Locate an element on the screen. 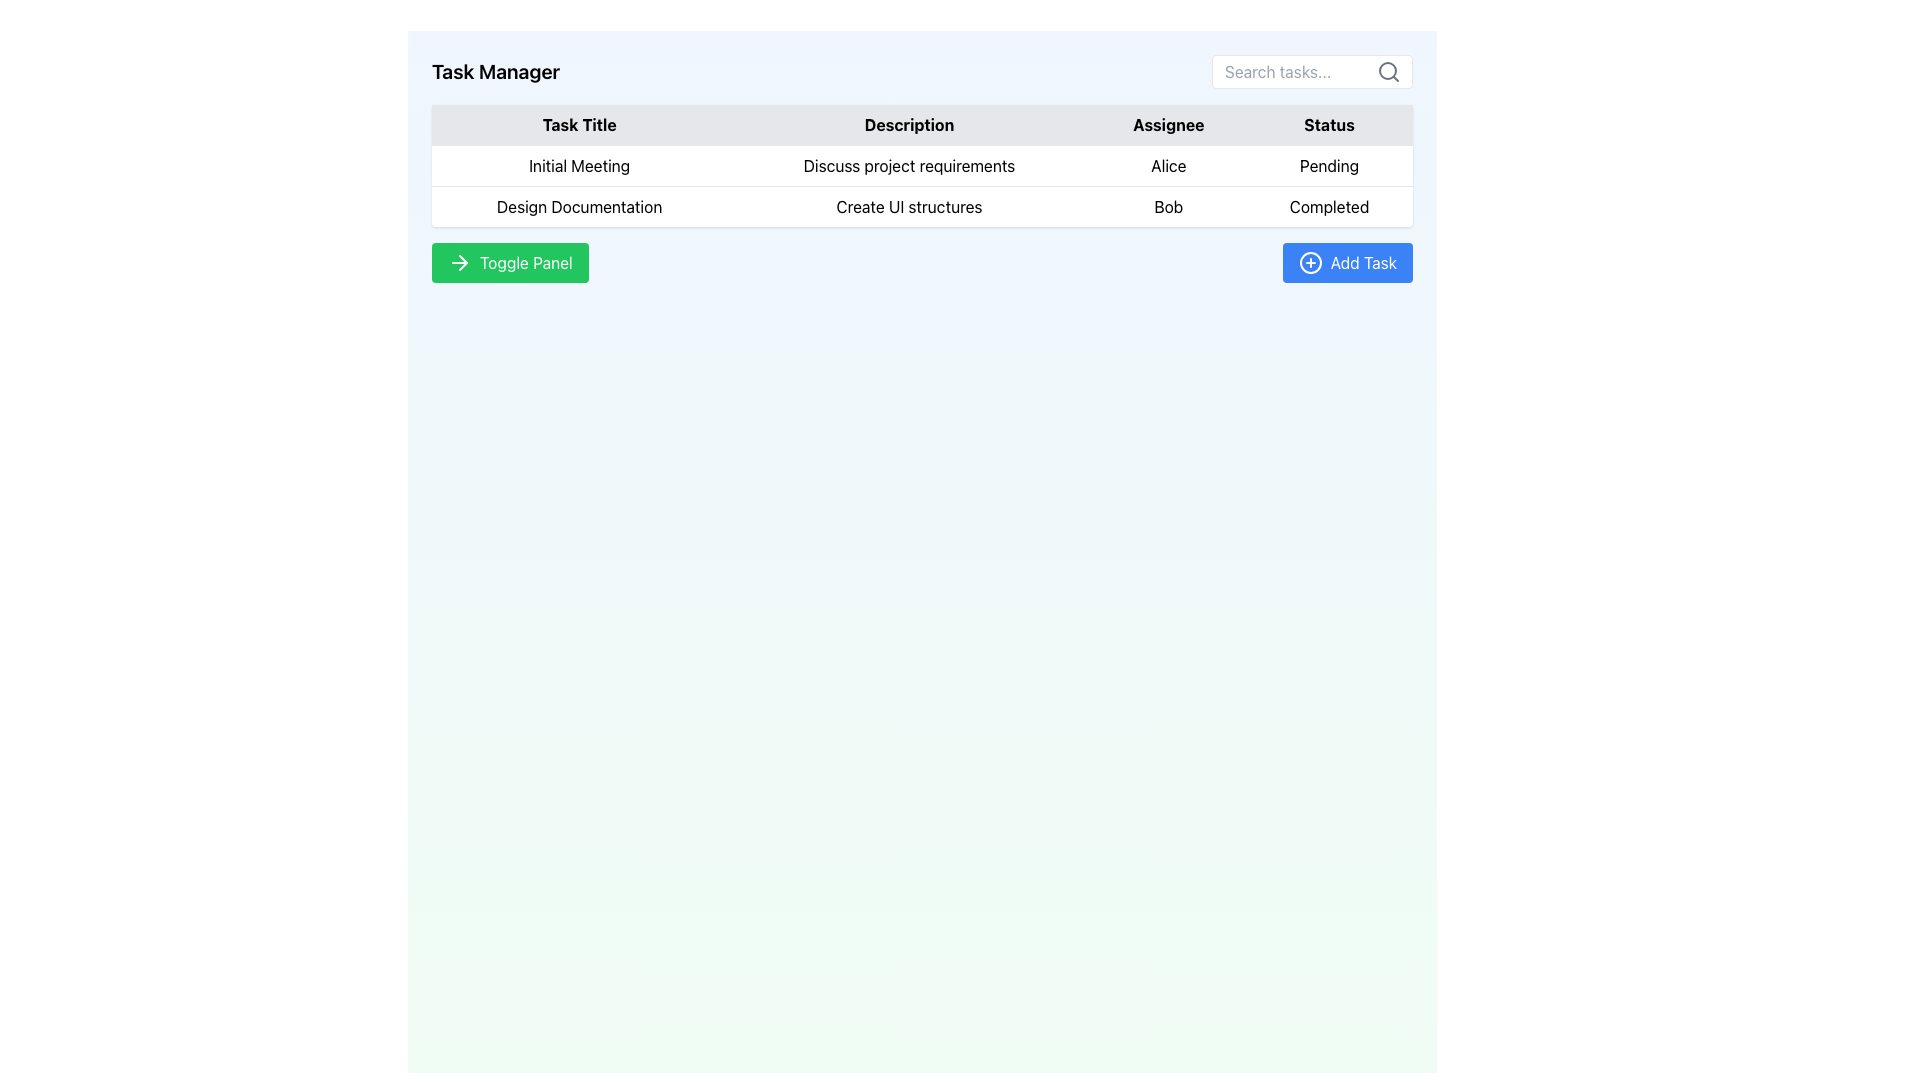 This screenshot has height=1080, width=1920. the 'Task Title' text label in the header section, which is the first element in the row of column headers is located at coordinates (578, 125).